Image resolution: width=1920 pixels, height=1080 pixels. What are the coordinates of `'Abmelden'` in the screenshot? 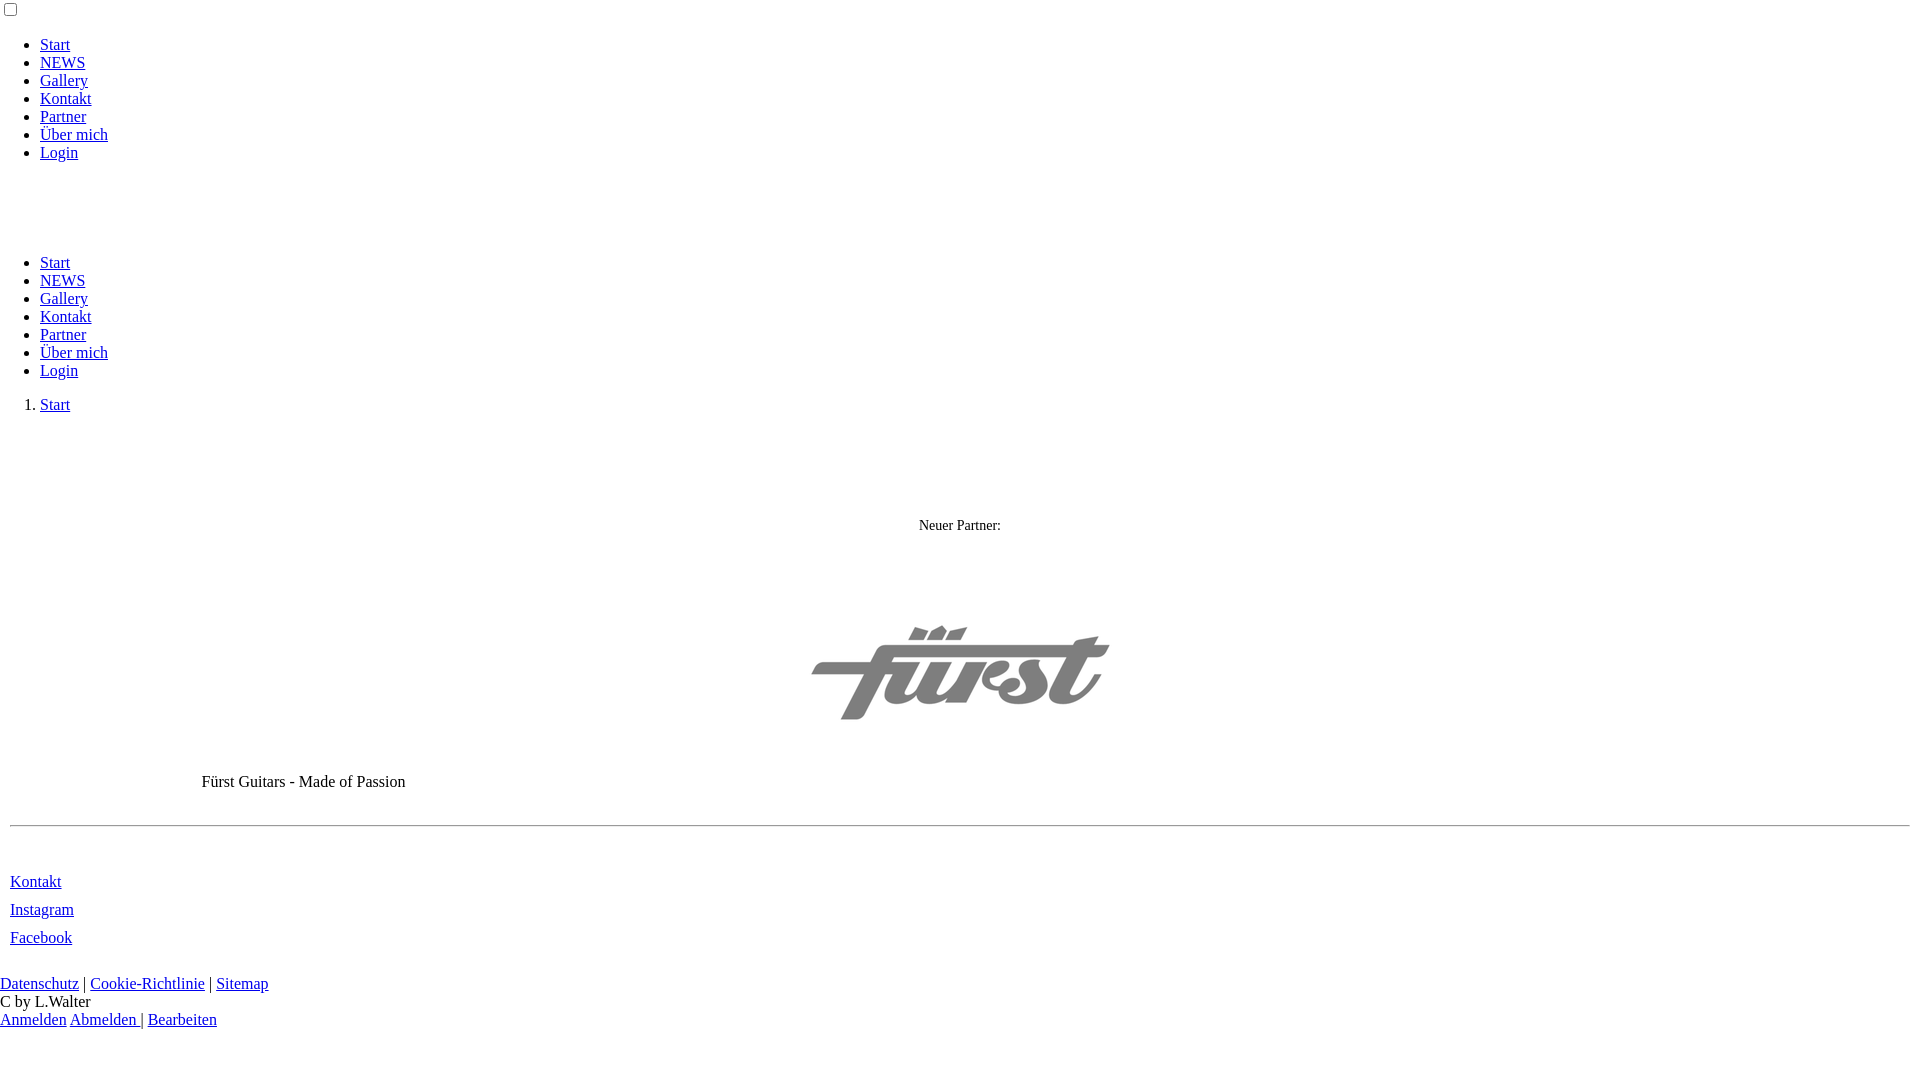 It's located at (104, 1019).